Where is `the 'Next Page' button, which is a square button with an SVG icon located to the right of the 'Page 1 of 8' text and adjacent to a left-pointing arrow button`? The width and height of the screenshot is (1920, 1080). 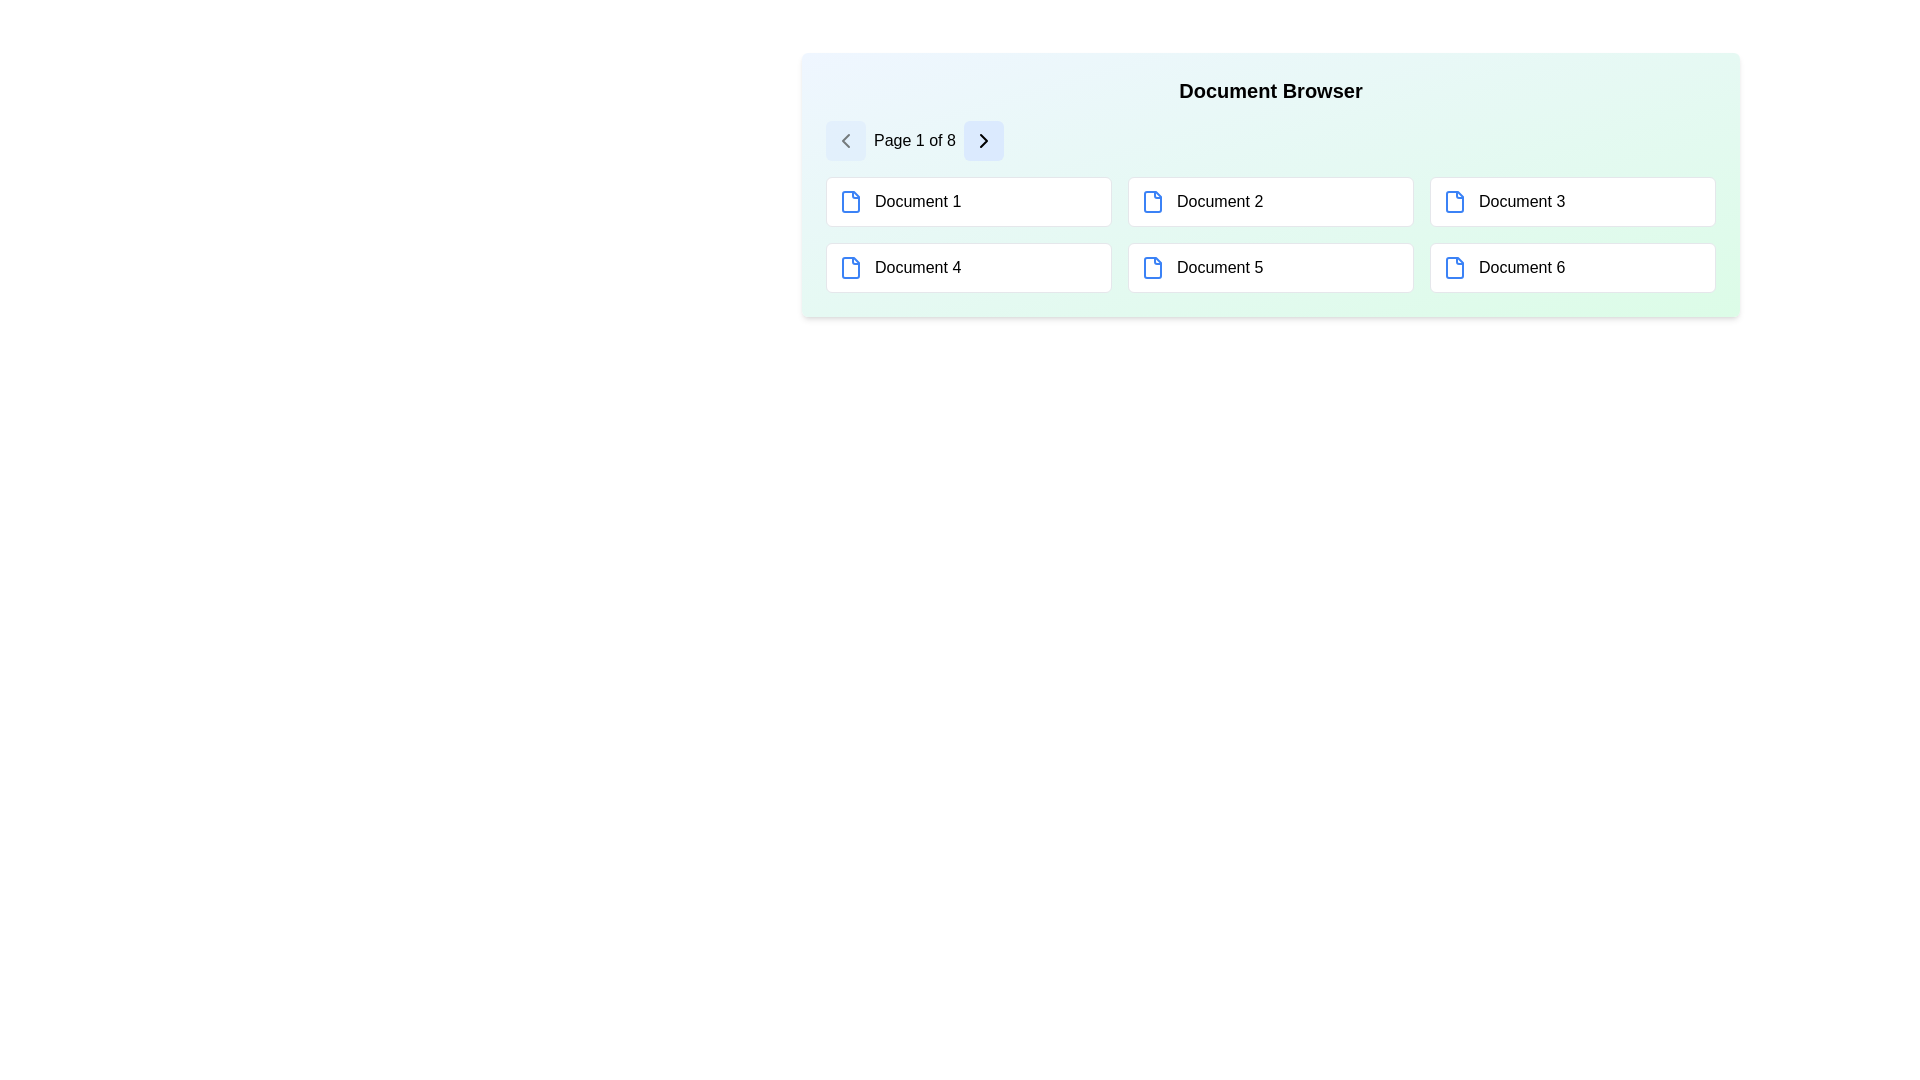 the 'Next Page' button, which is a square button with an SVG icon located to the right of the 'Page 1 of 8' text and adjacent to a left-pointing arrow button is located at coordinates (983, 140).